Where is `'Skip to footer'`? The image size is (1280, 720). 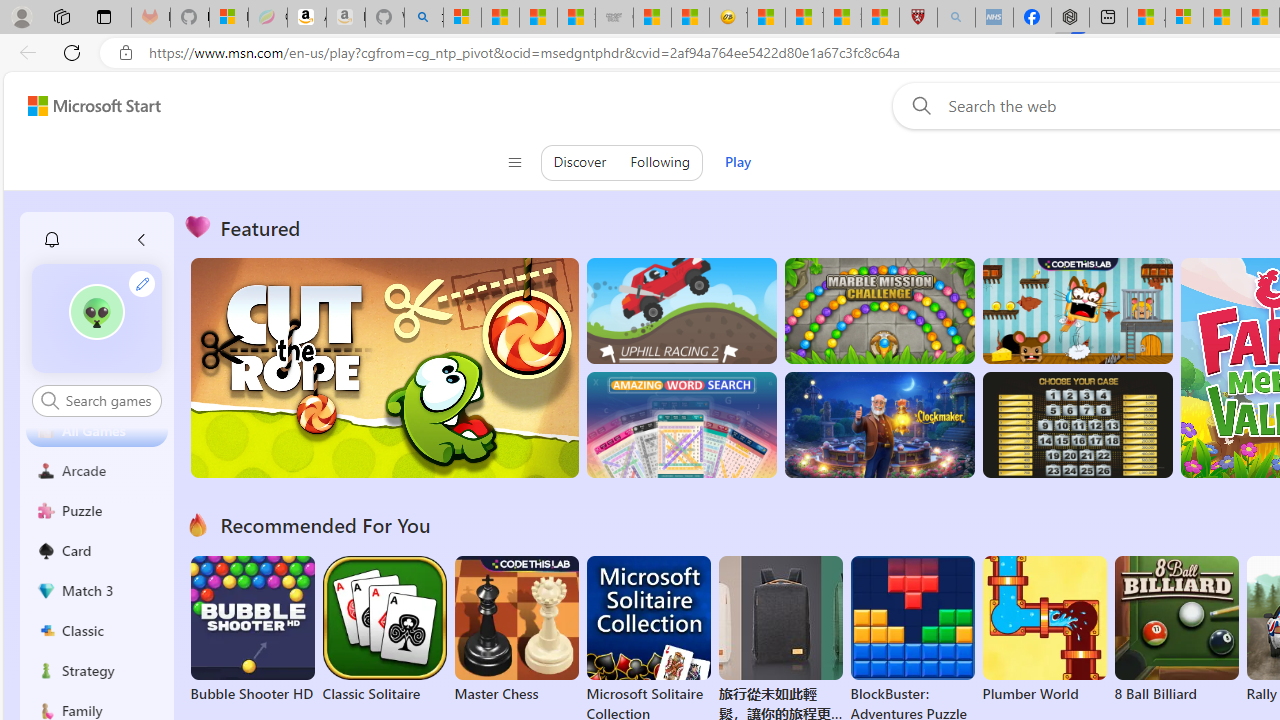 'Skip to footer' is located at coordinates (81, 105).